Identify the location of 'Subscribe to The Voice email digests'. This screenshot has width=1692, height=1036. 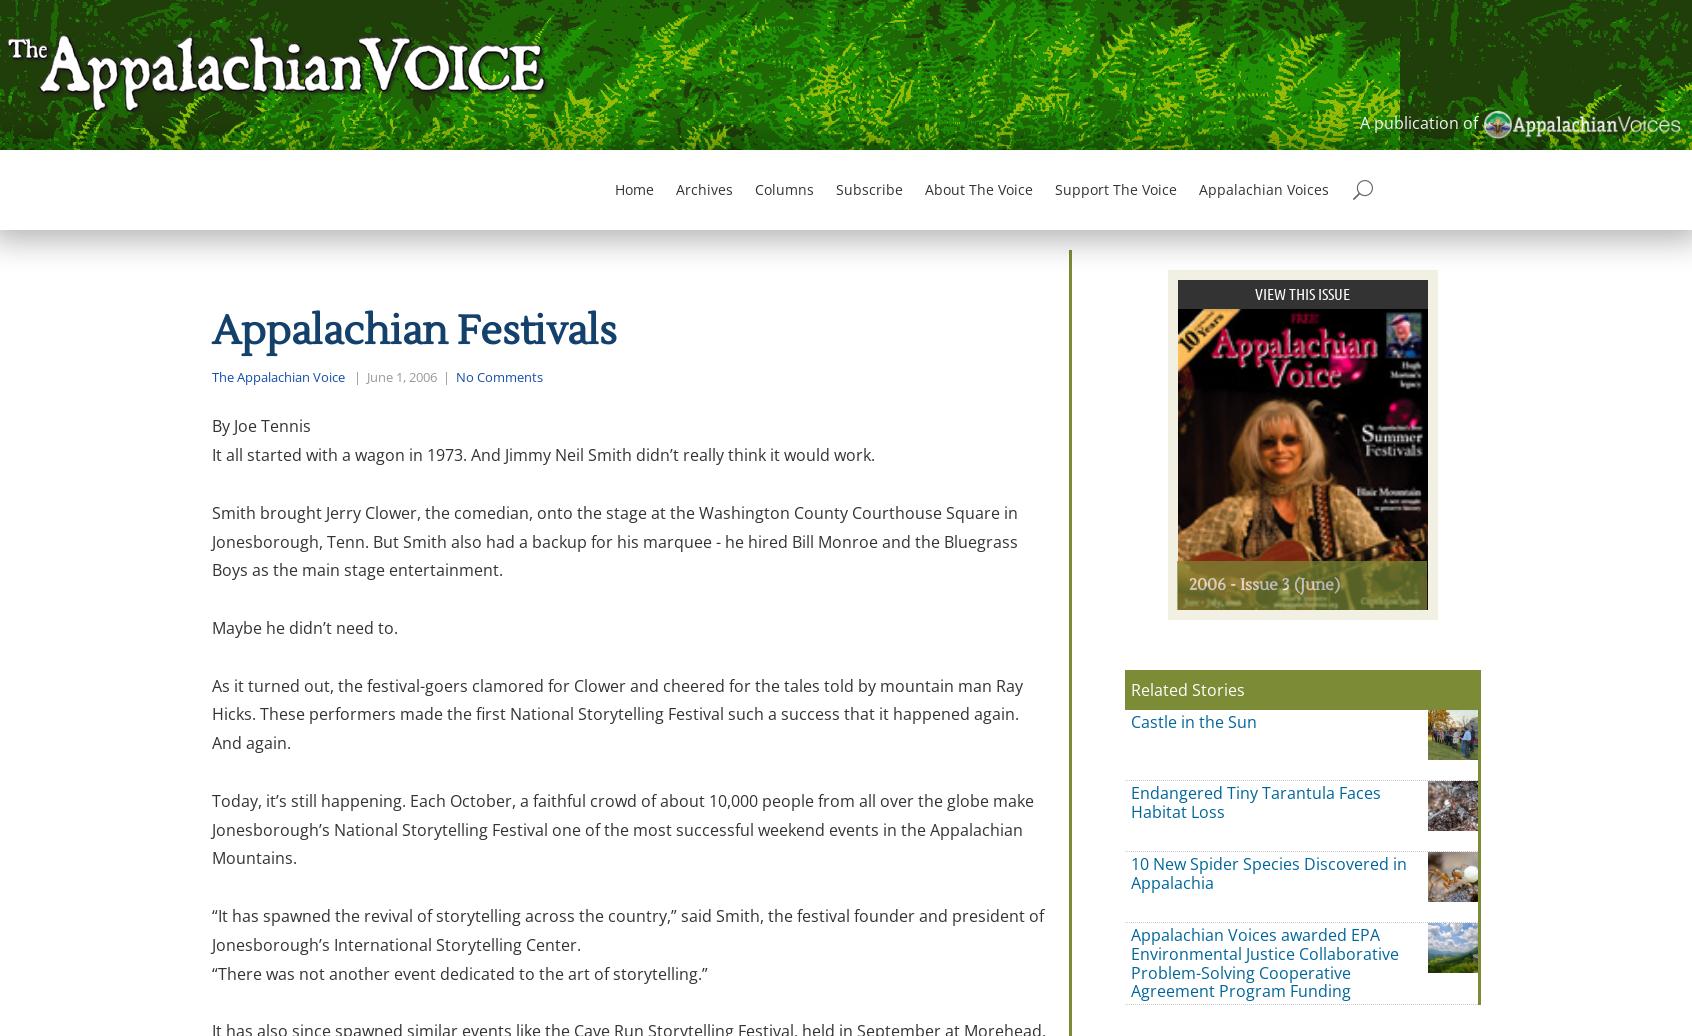
(583, 588).